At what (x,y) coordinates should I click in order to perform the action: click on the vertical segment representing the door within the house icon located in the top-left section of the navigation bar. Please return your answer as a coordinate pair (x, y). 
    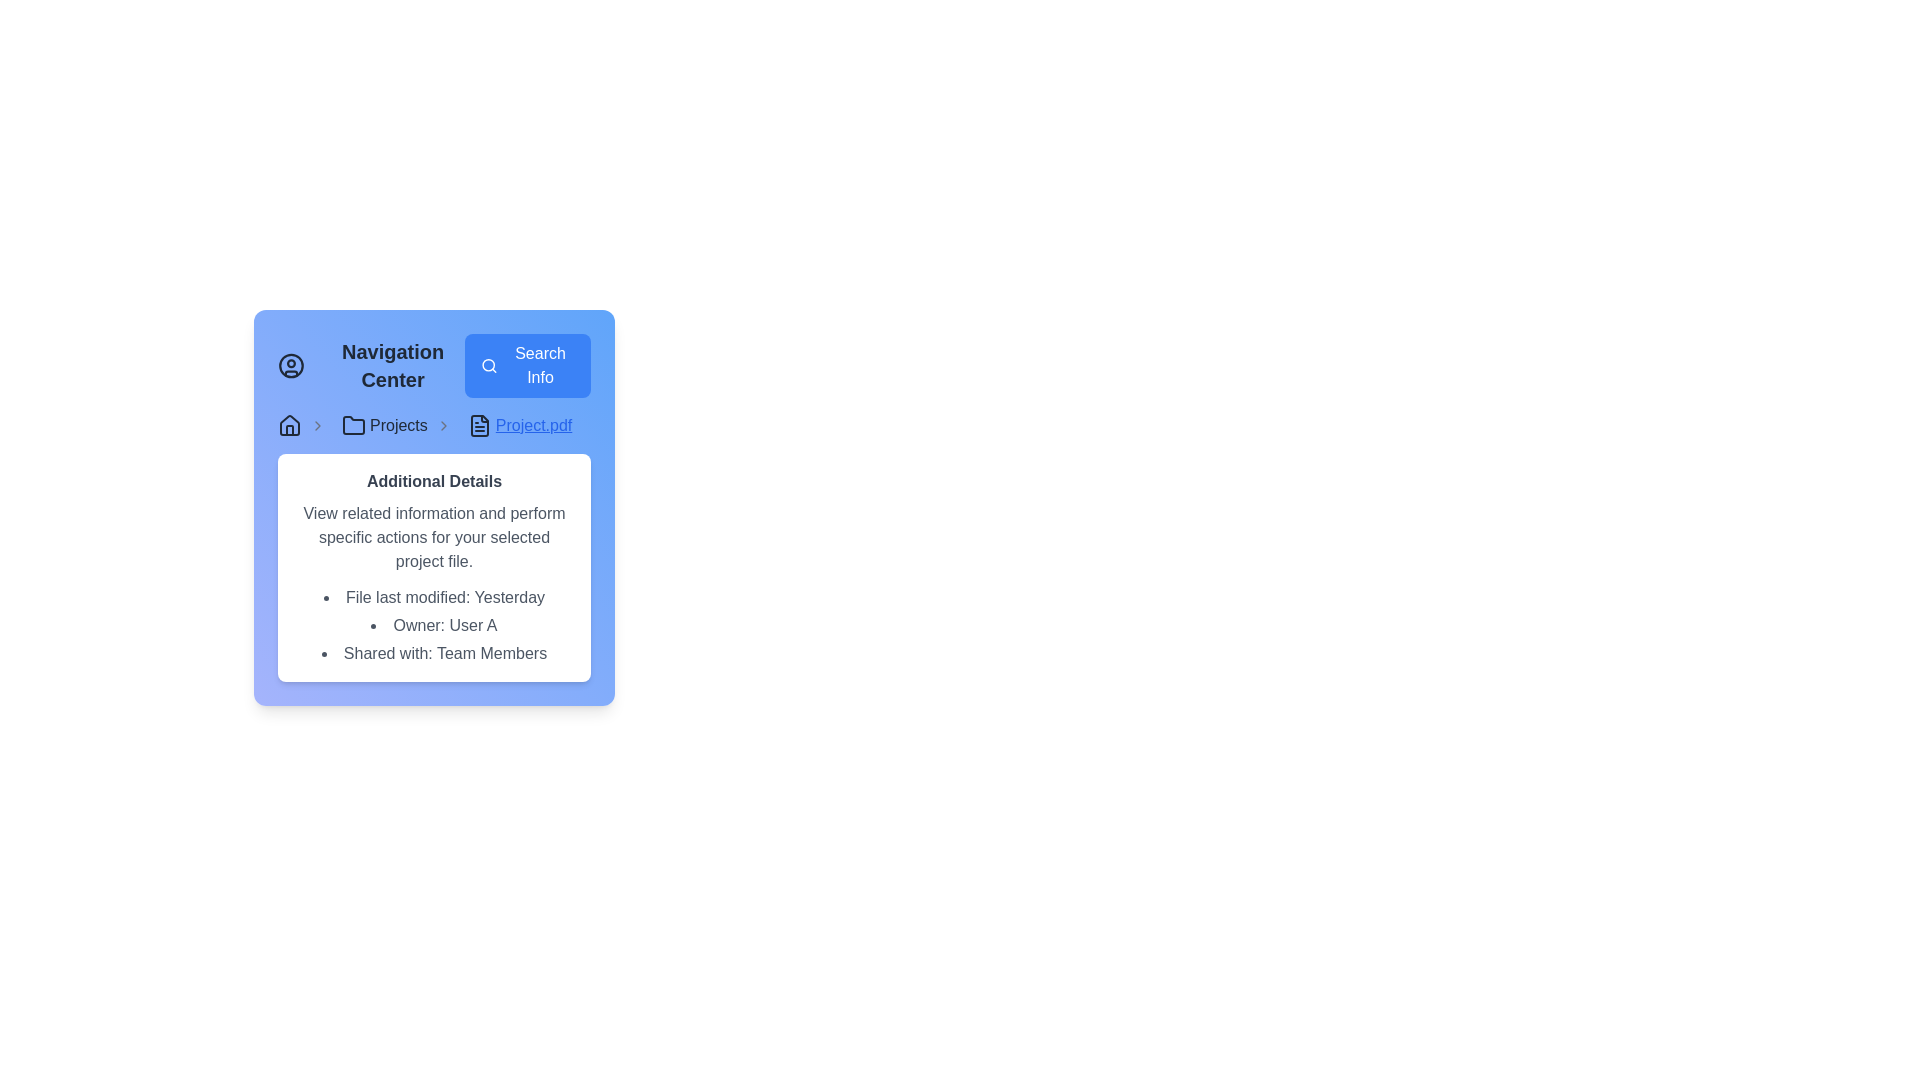
    Looking at the image, I should click on (288, 429).